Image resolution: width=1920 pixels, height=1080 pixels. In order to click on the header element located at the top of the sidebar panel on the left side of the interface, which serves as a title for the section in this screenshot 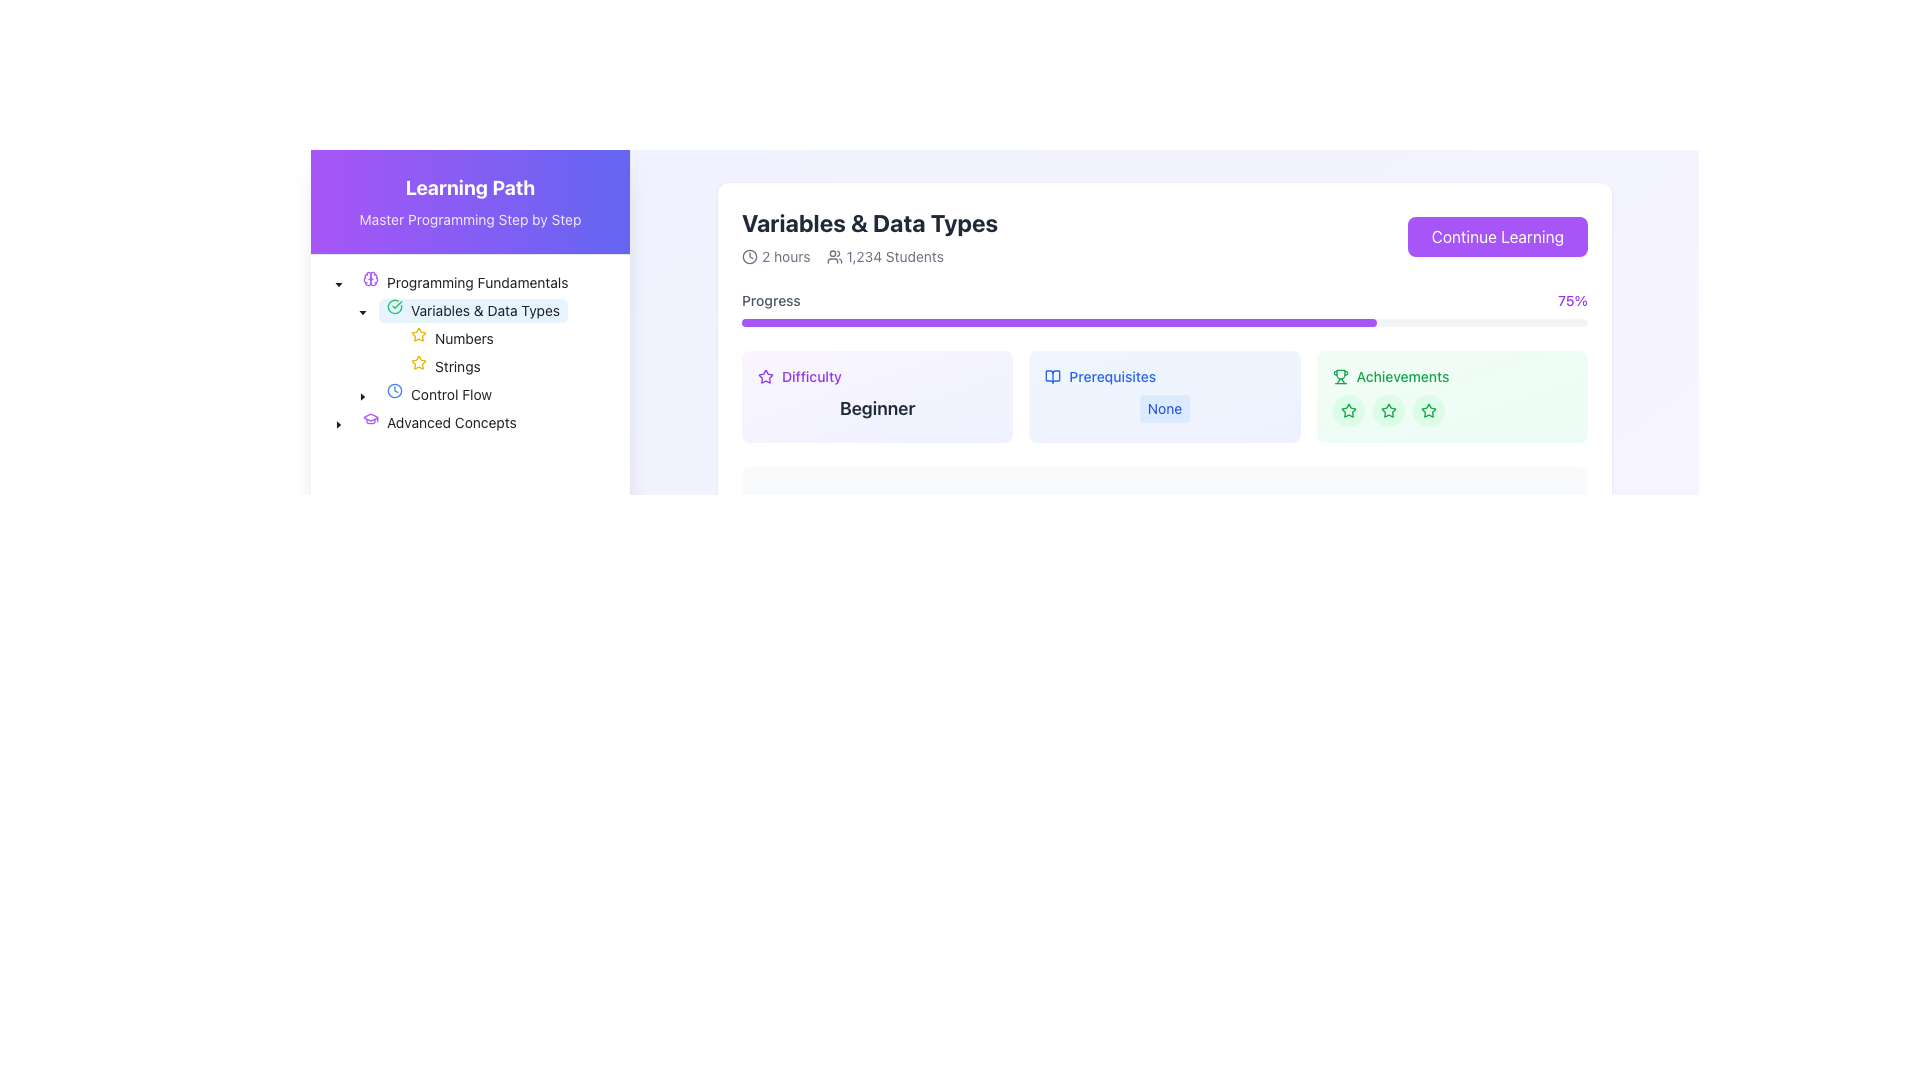, I will do `click(469, 202)`.